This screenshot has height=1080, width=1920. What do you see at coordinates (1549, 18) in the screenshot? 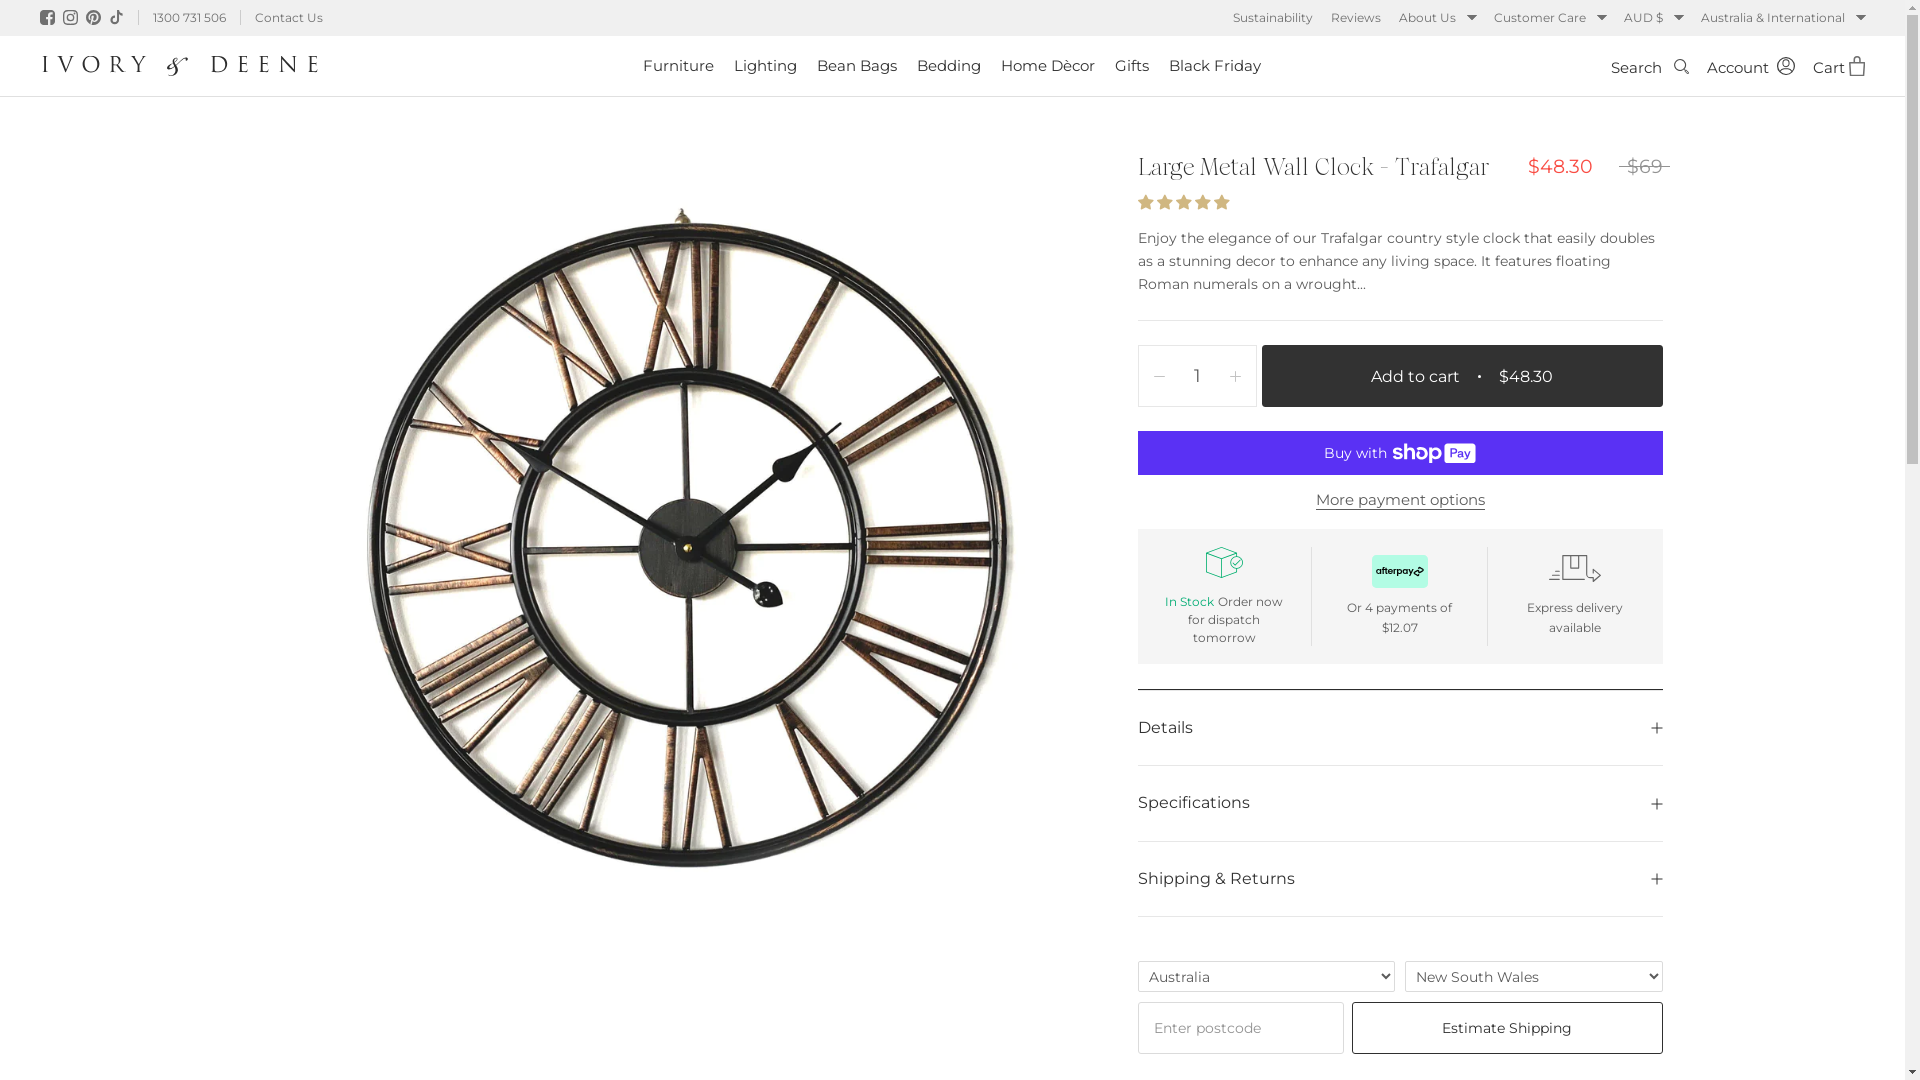
I see `'Customer Care'` at bounding box center [1549, 18].